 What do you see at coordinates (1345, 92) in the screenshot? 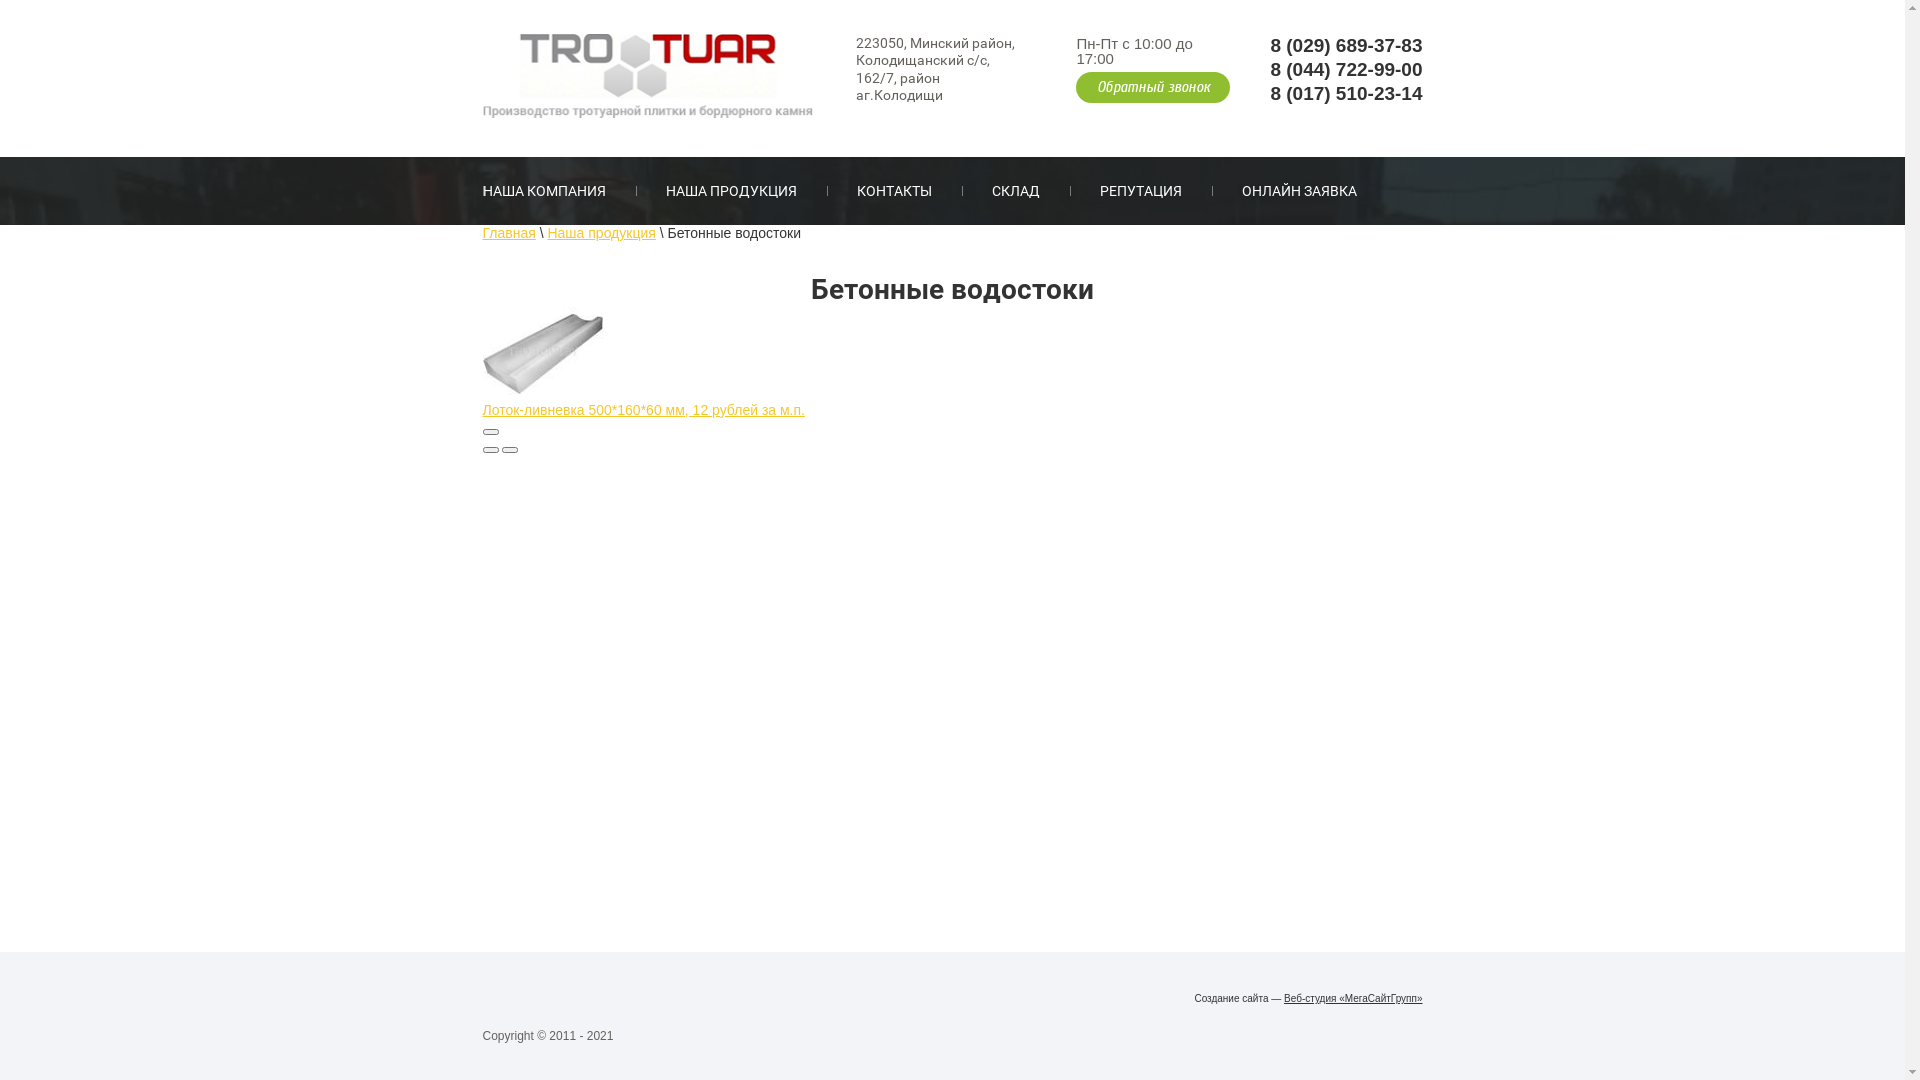
I see `'8 (017) 510-23-14'` at bounding box center [1345, 92].